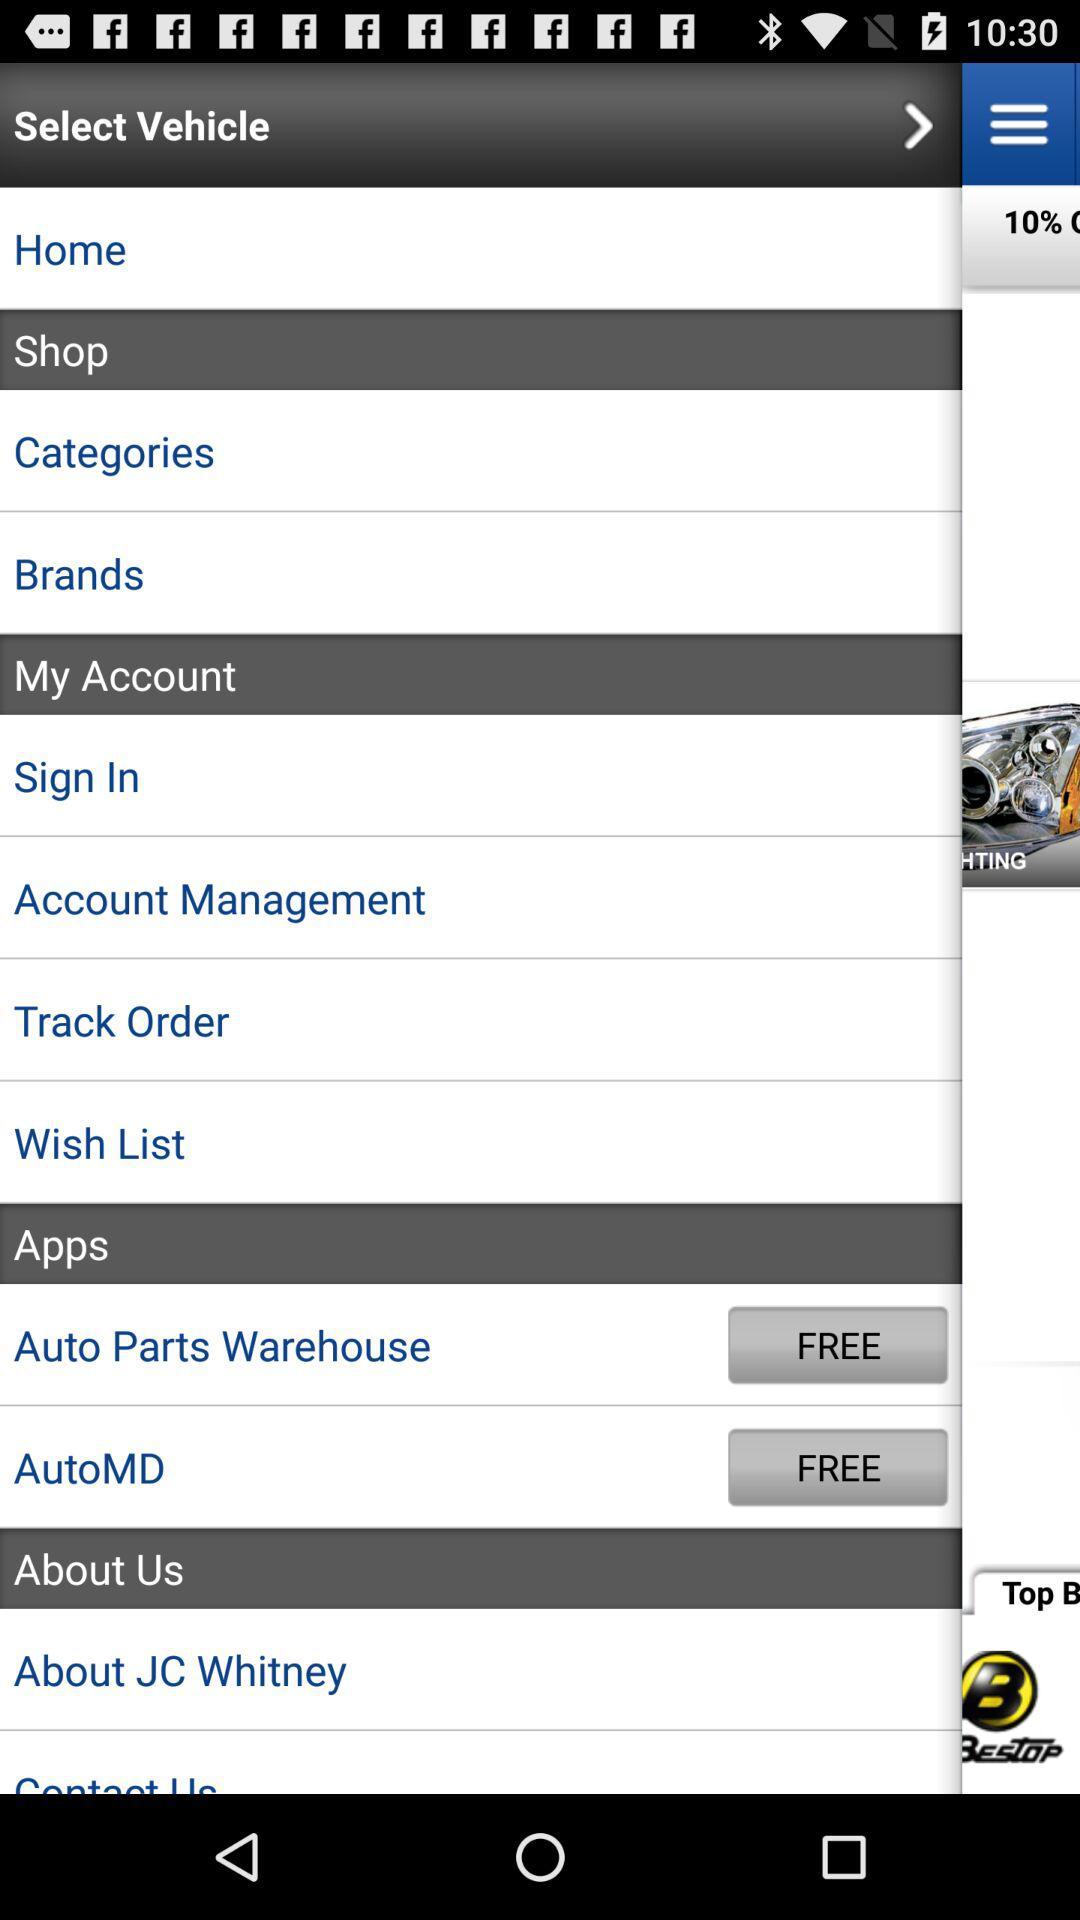 The height and width of the screenshot is (1920, 1080). What do you see at coordinates (481, 450) in the screenshot?
I see `app above brands icon` at bounding box center [481, 450].